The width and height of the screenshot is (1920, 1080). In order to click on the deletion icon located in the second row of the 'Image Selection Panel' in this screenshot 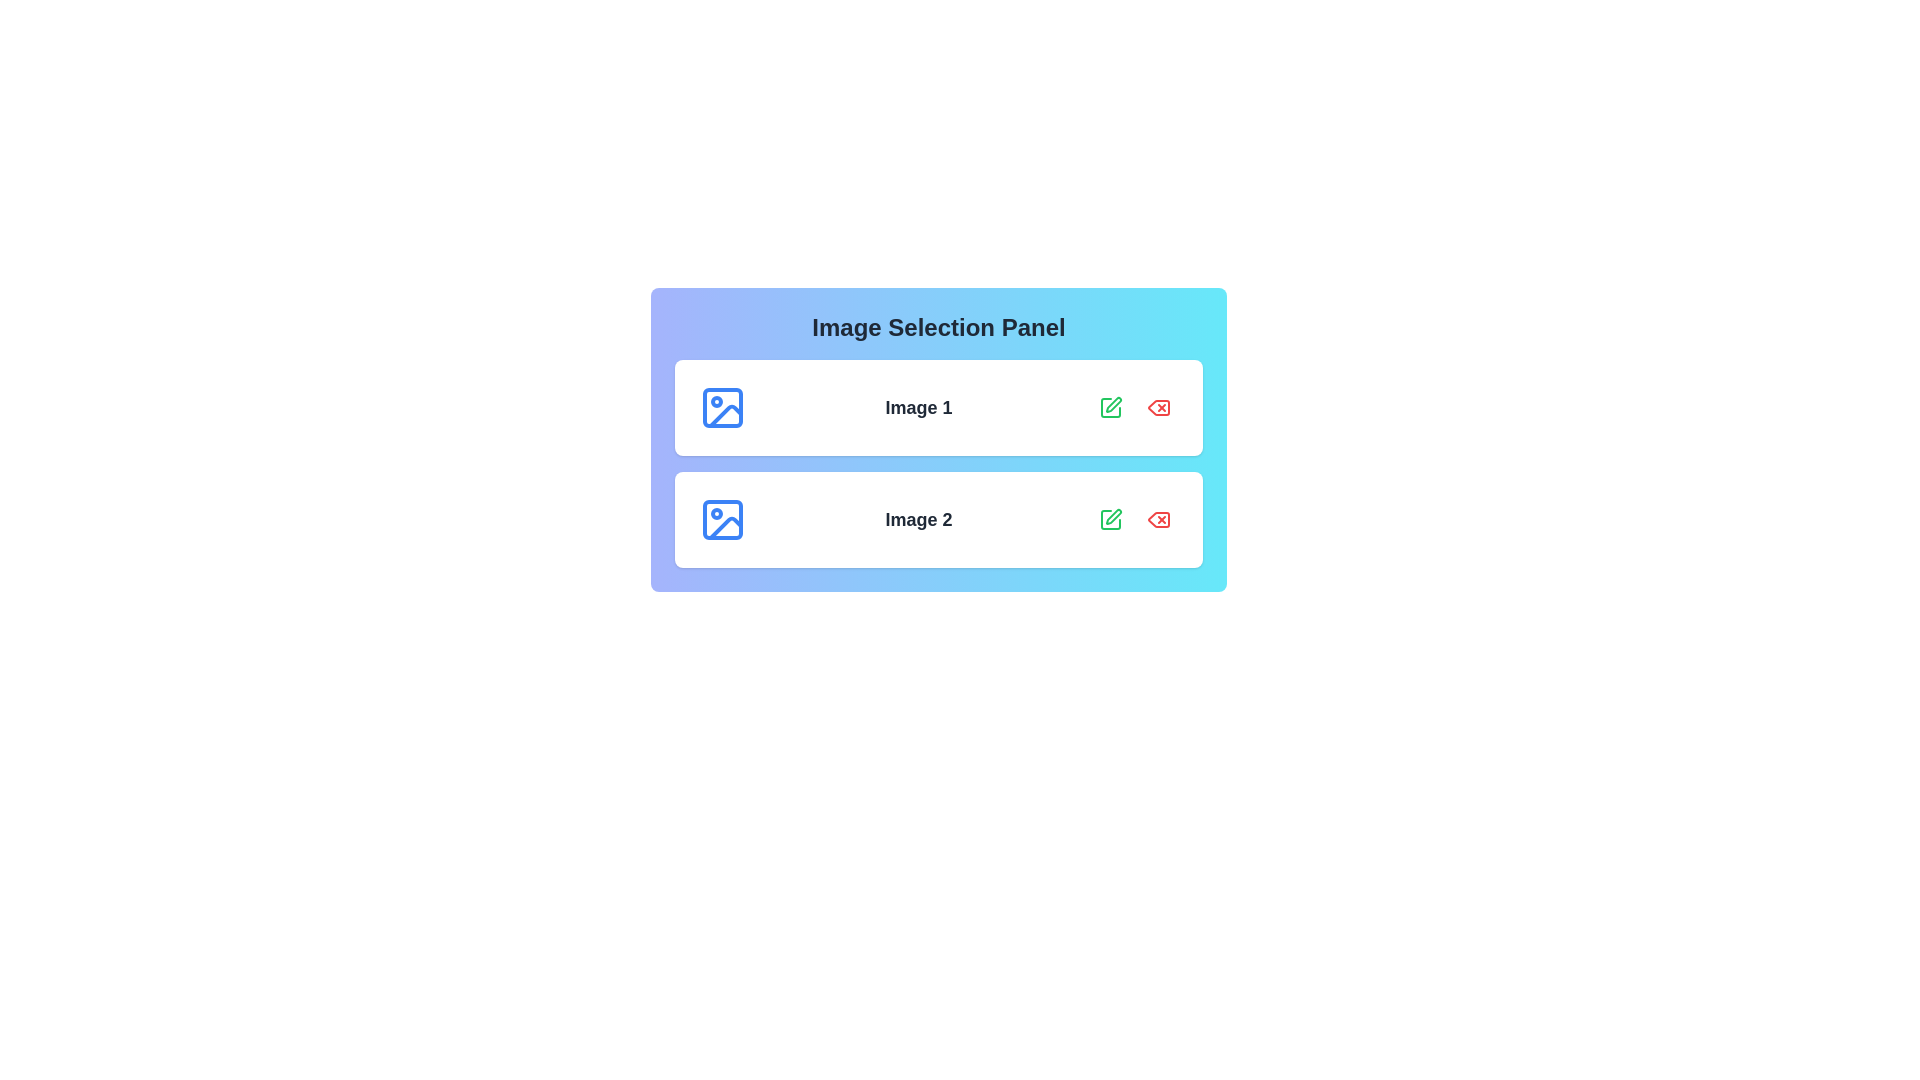, I will do `click(1158, 519)`.